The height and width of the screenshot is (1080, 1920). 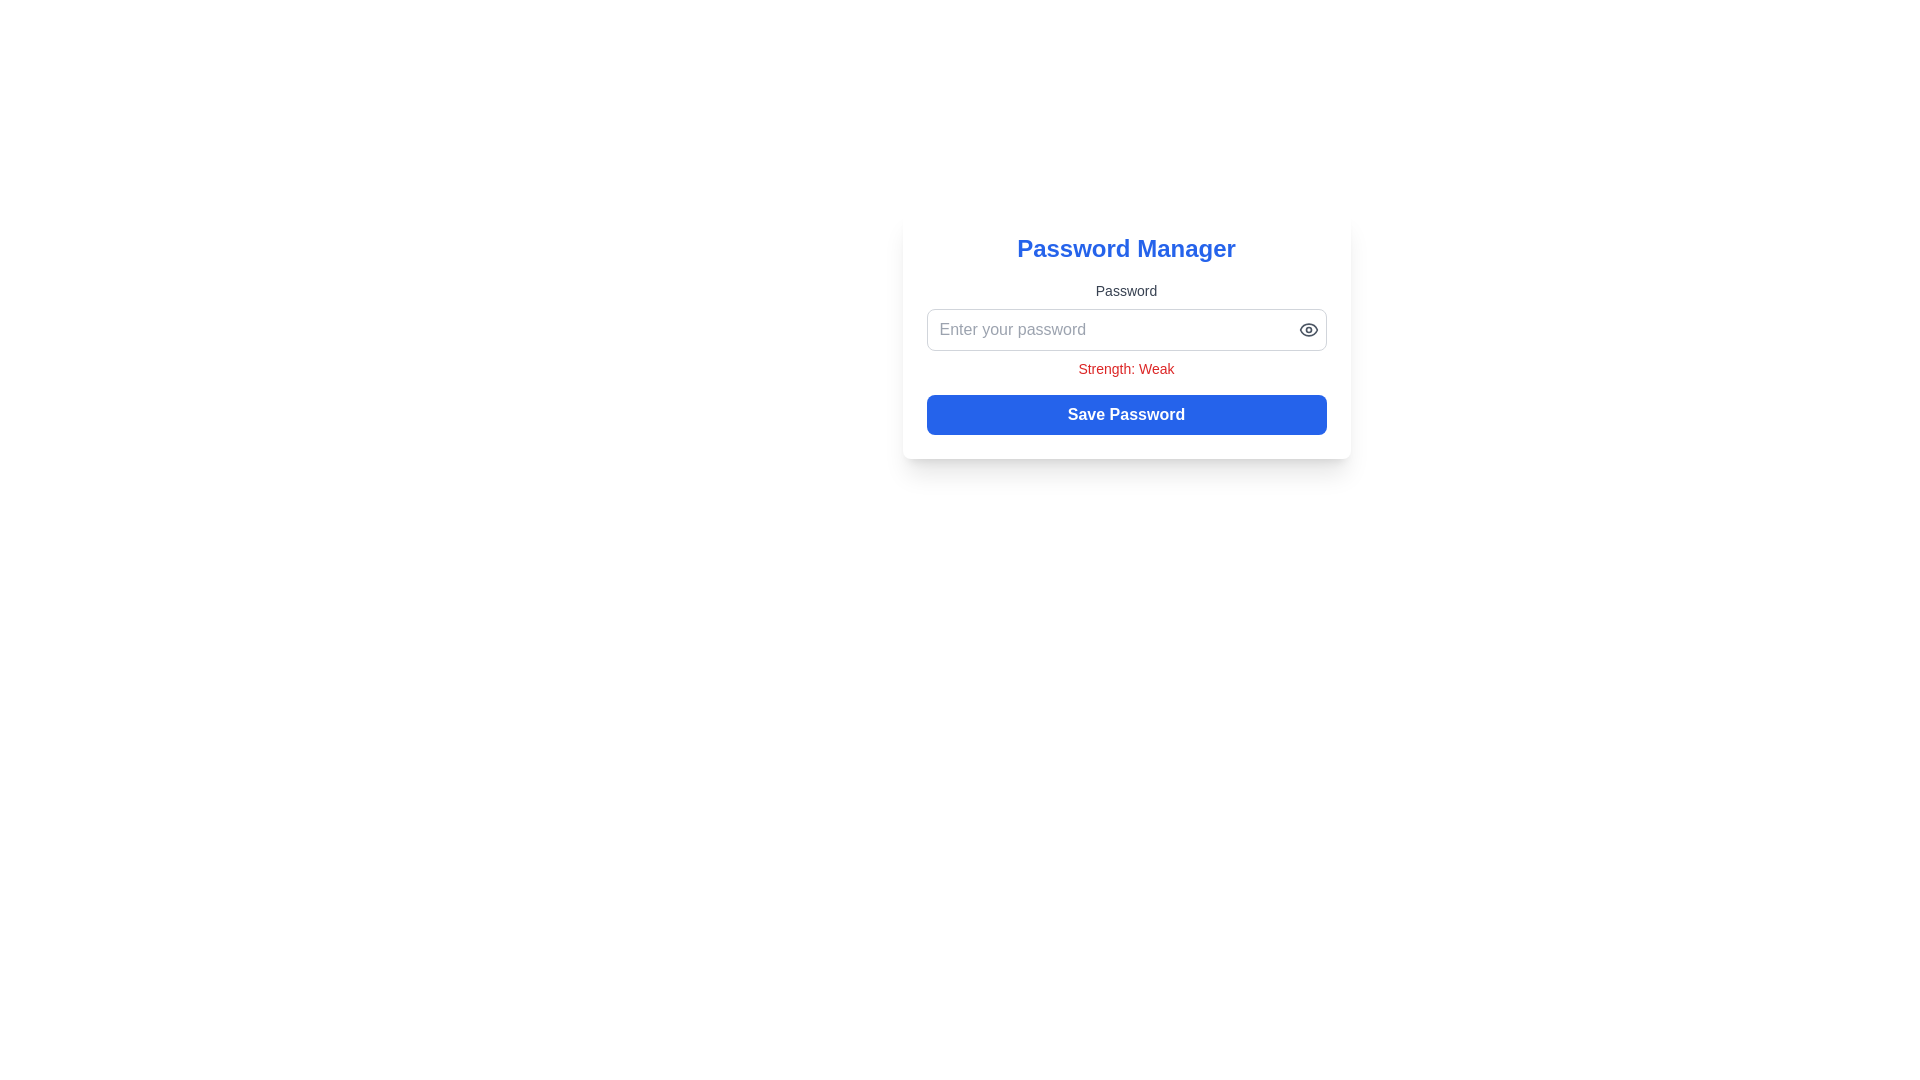 I want to click on the eye icon representing the toggle for password visibility located near the password input field, so click(x=1308, y=329).